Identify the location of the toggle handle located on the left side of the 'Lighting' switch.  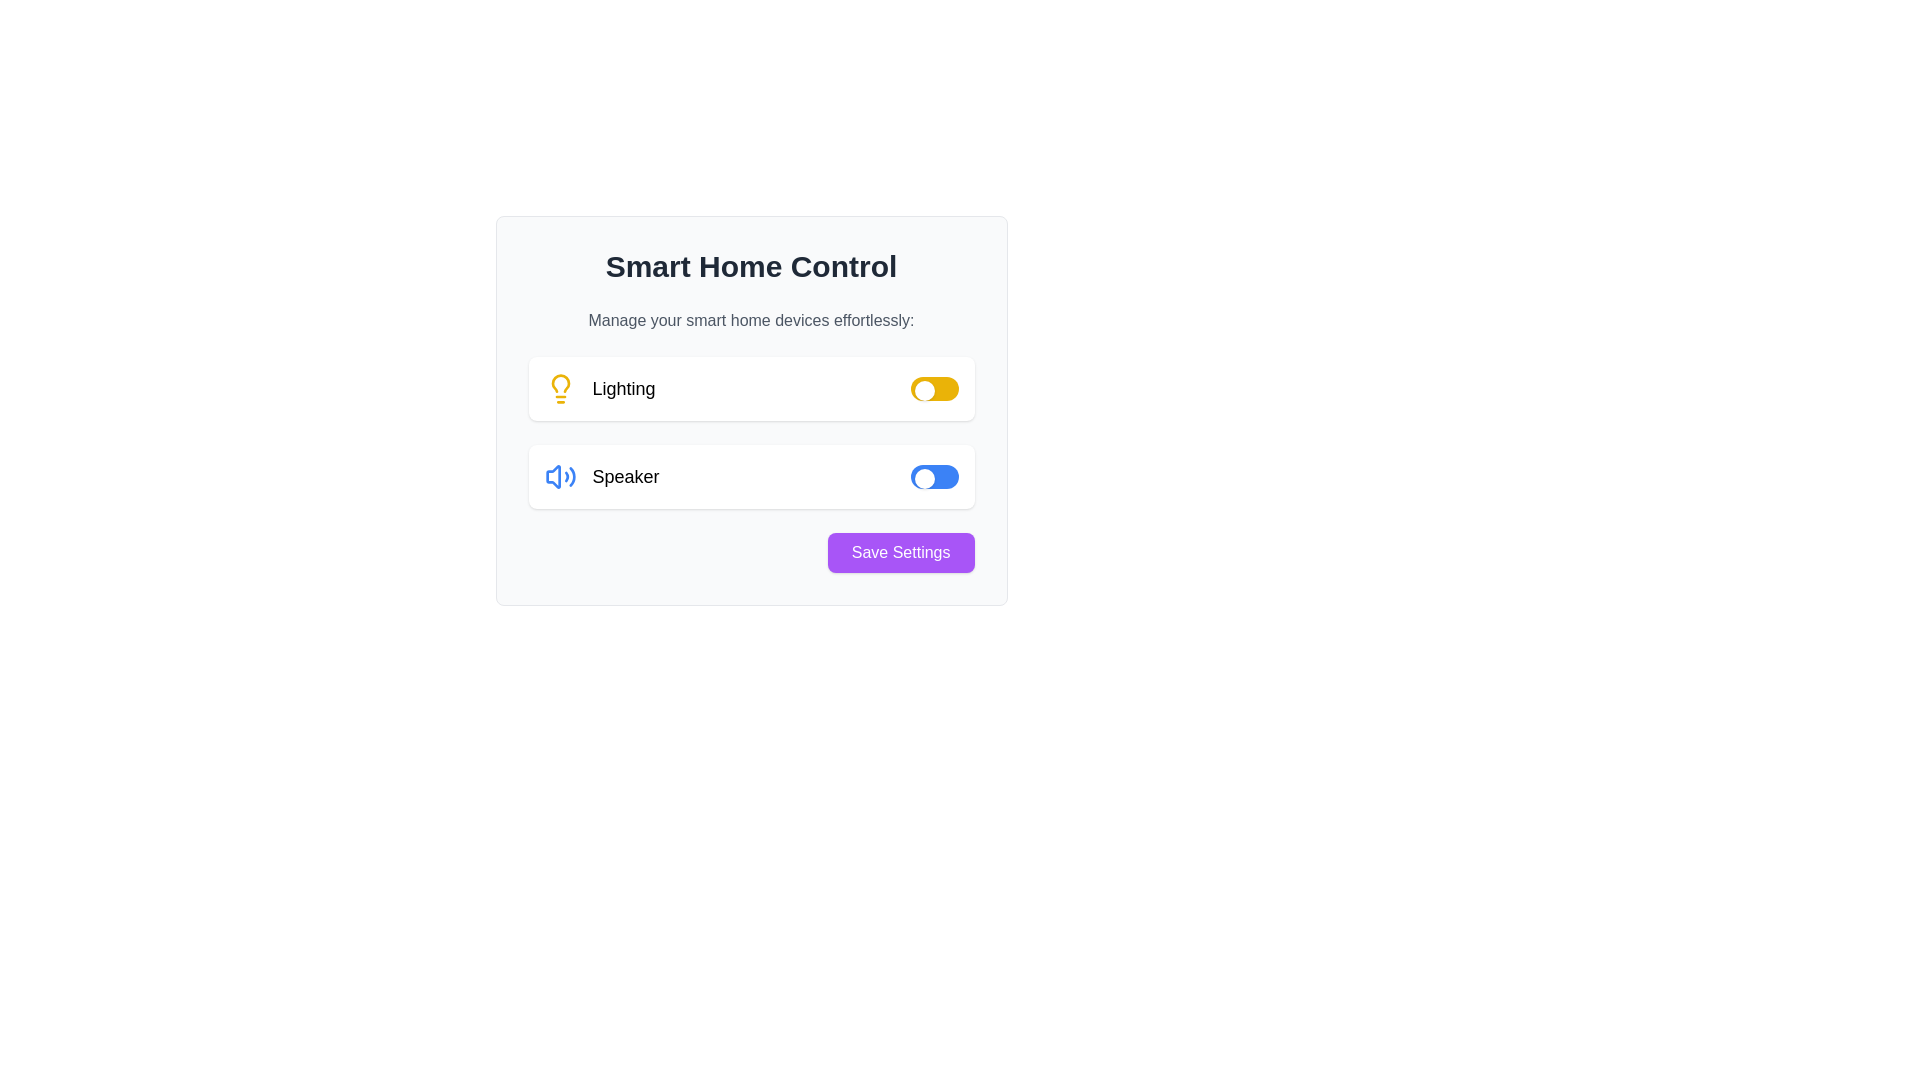
(923, 390).